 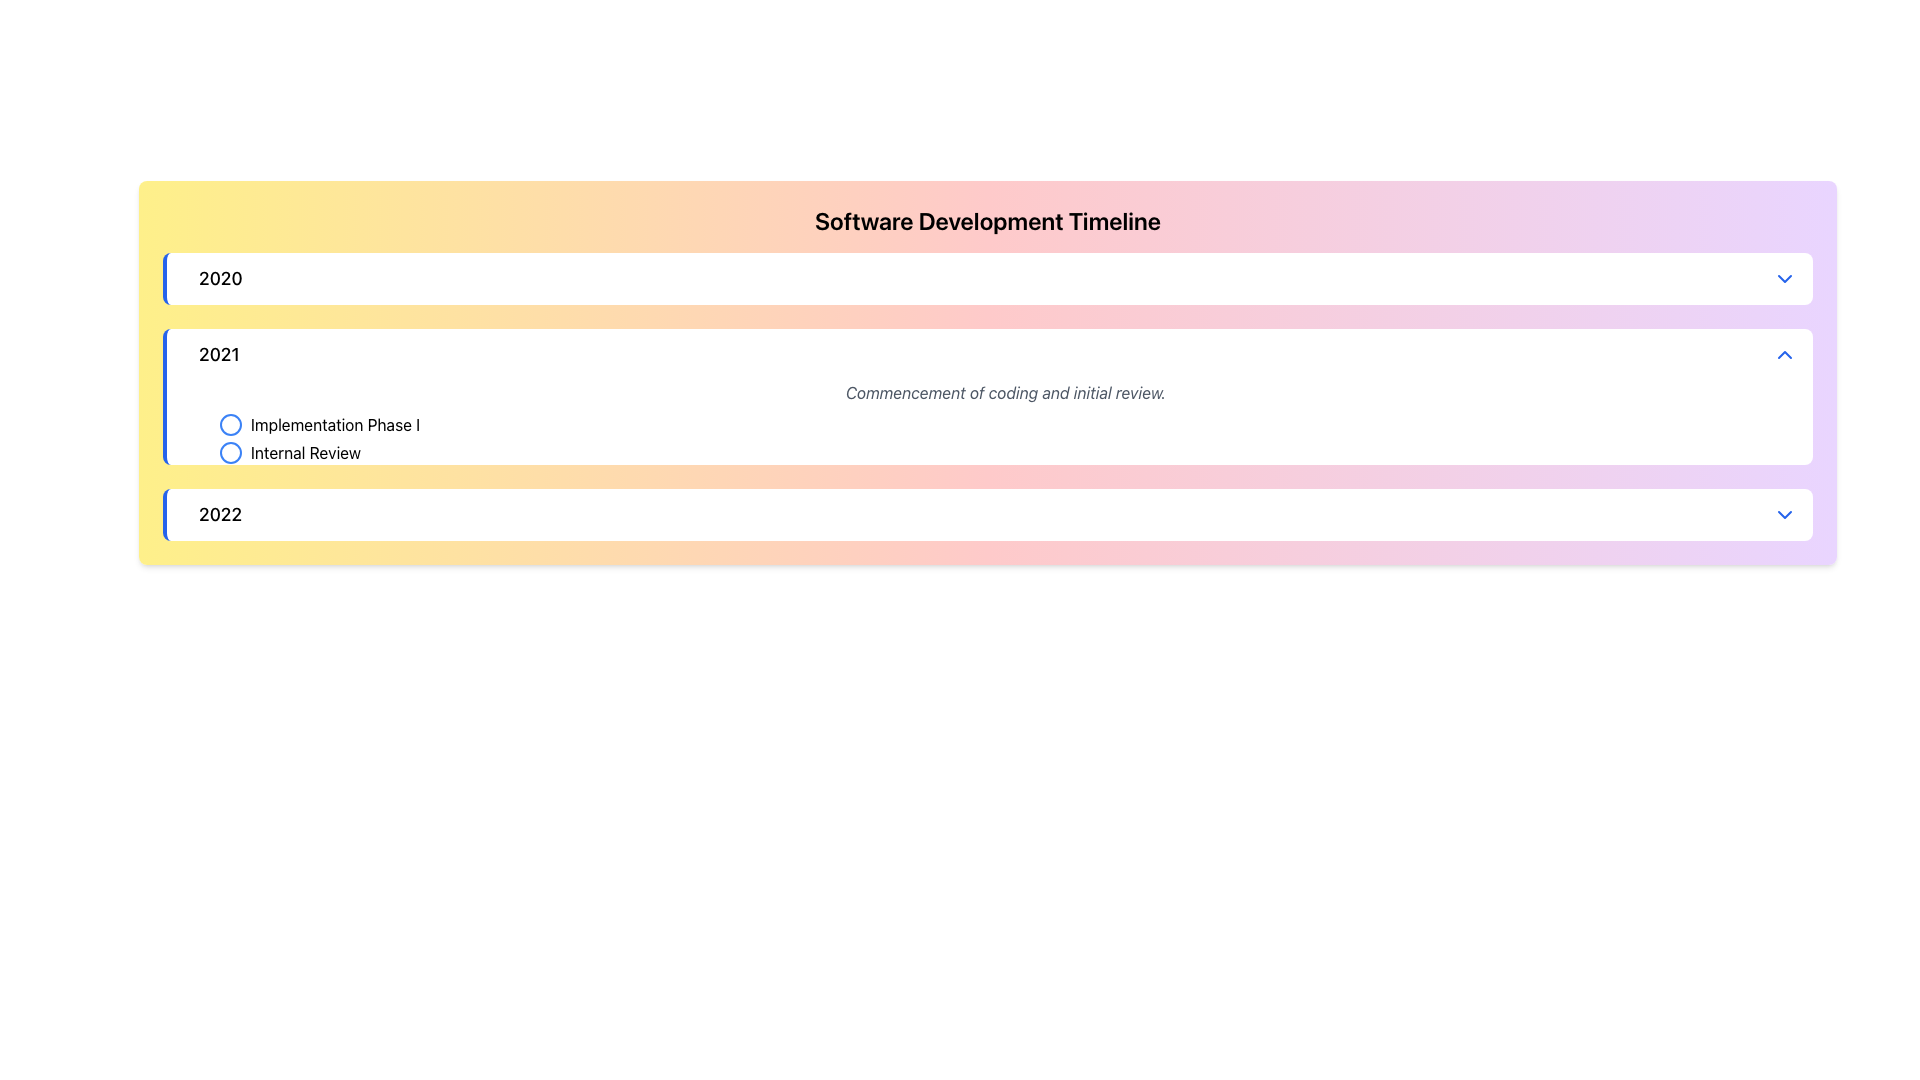 I want to click on the Circle graphic representing the unfinished state in the timeline entry beneath 'Implementation Phase I' in the '2021' section, so click(x=230, y=423).